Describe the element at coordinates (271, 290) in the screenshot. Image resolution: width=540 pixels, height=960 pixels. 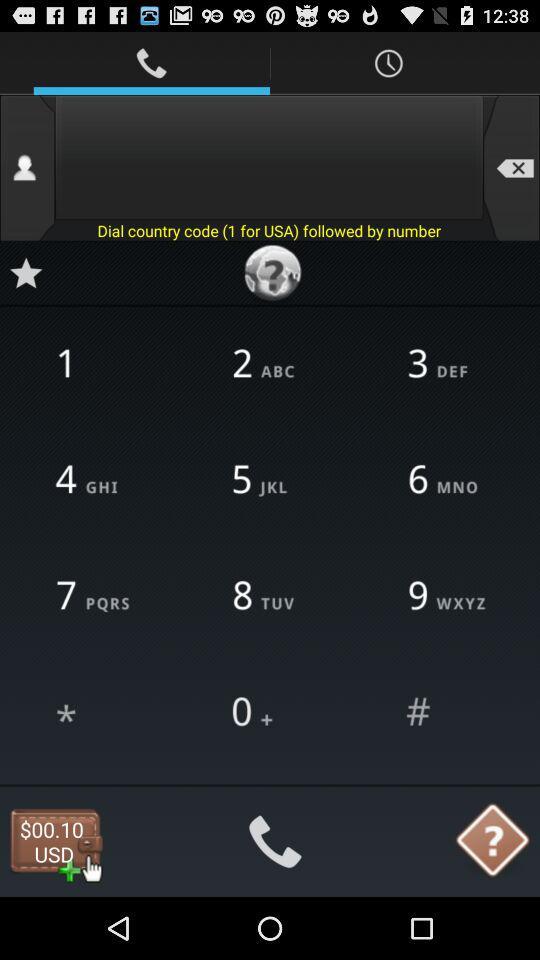
I see `the help icon` at that location.